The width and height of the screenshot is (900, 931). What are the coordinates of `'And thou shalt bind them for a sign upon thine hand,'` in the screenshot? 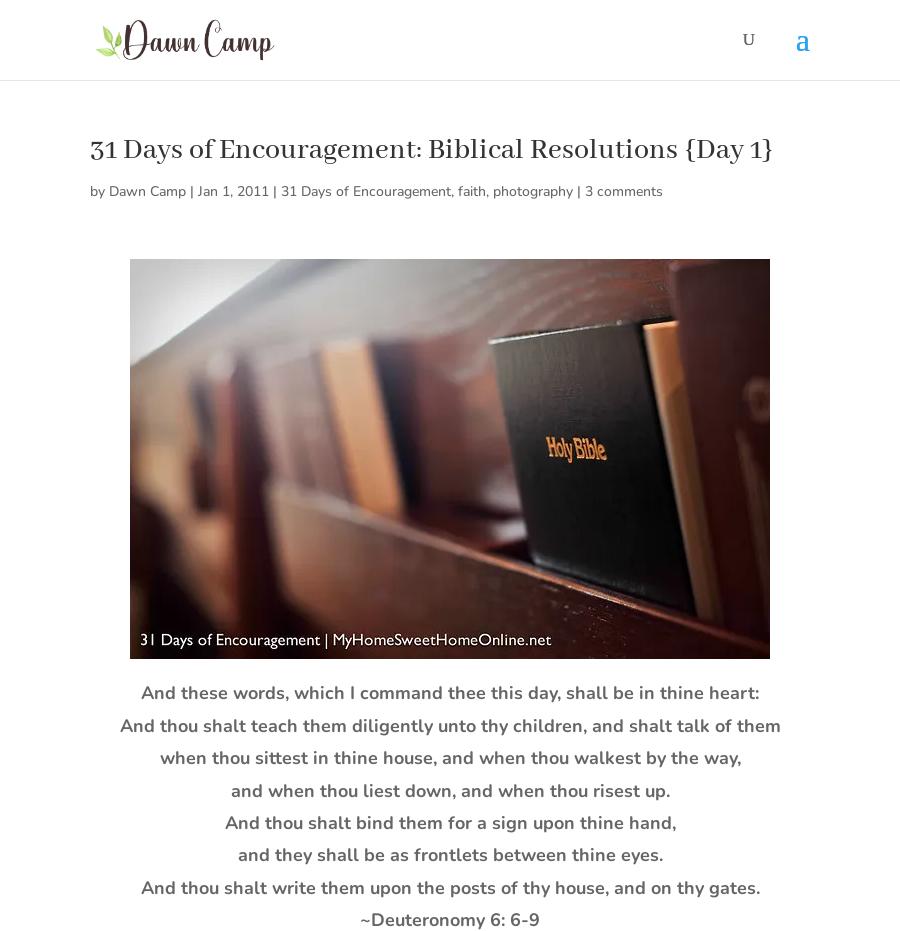 It's located at (449, 820).